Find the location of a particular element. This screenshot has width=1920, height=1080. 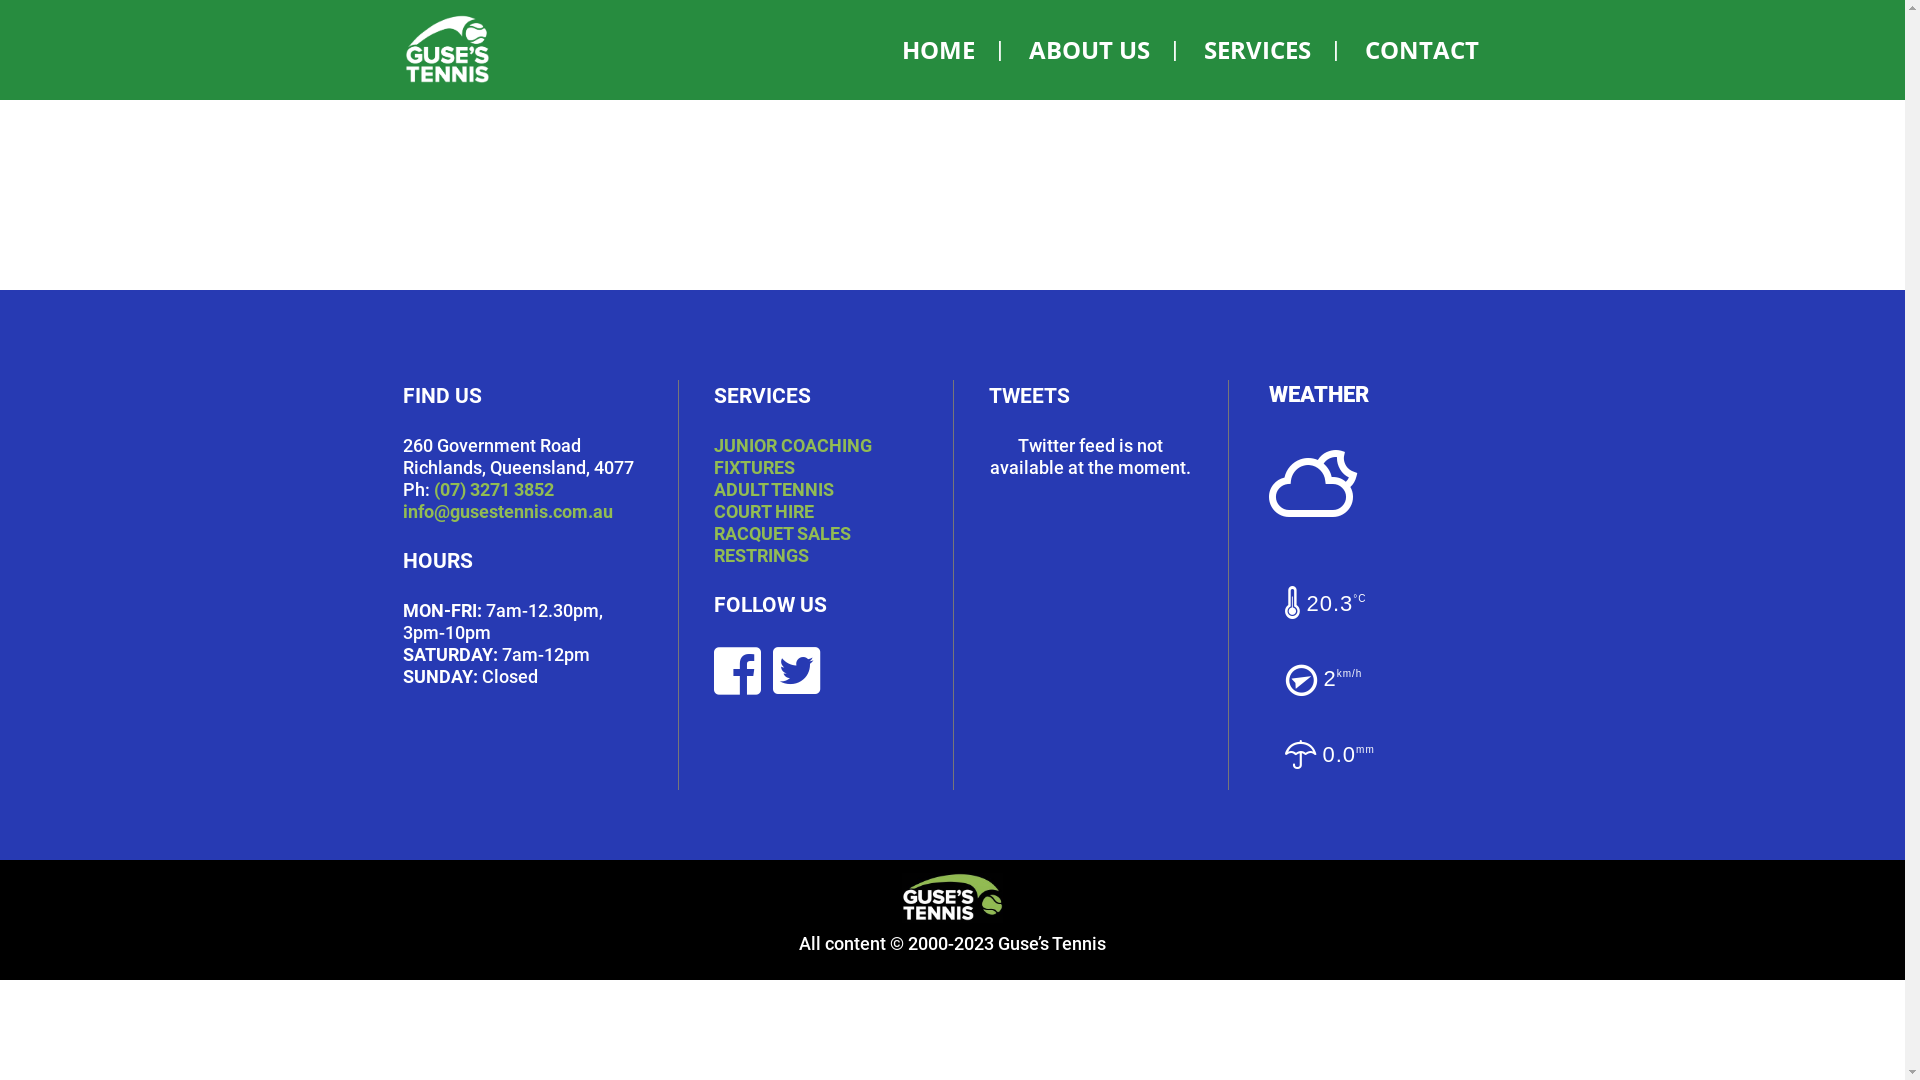

'COURT HIRE' is located at coordinates (762, 510).